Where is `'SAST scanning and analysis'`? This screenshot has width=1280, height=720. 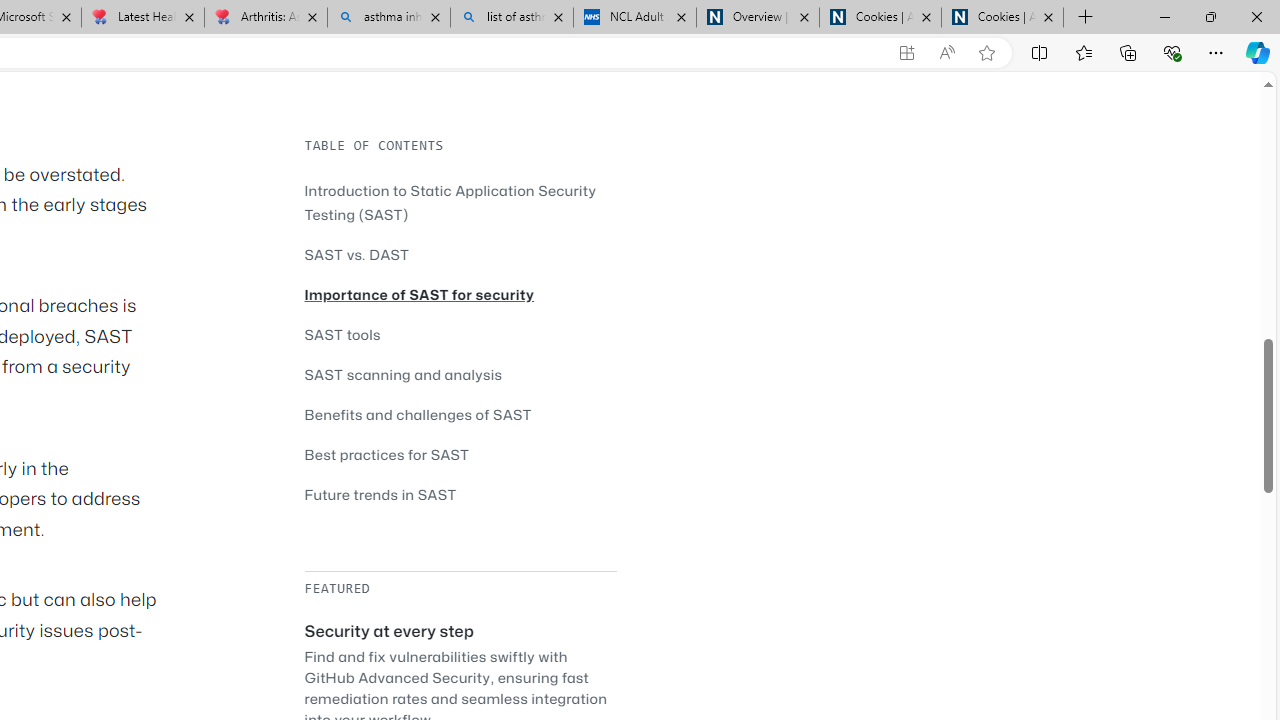 'SAST scanning and analysis' is located at coordinates (402, 374).